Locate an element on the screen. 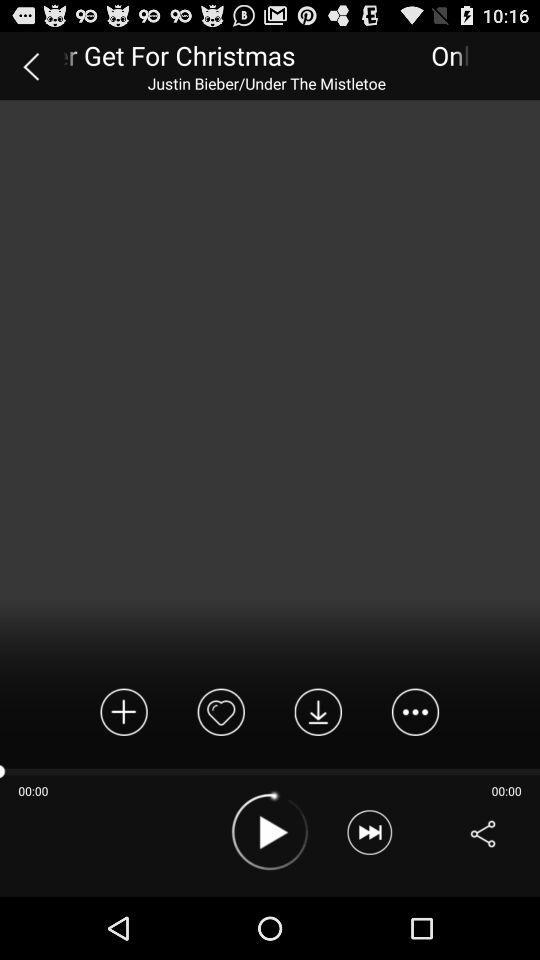  the more icon is located at coordinates (414, 761).